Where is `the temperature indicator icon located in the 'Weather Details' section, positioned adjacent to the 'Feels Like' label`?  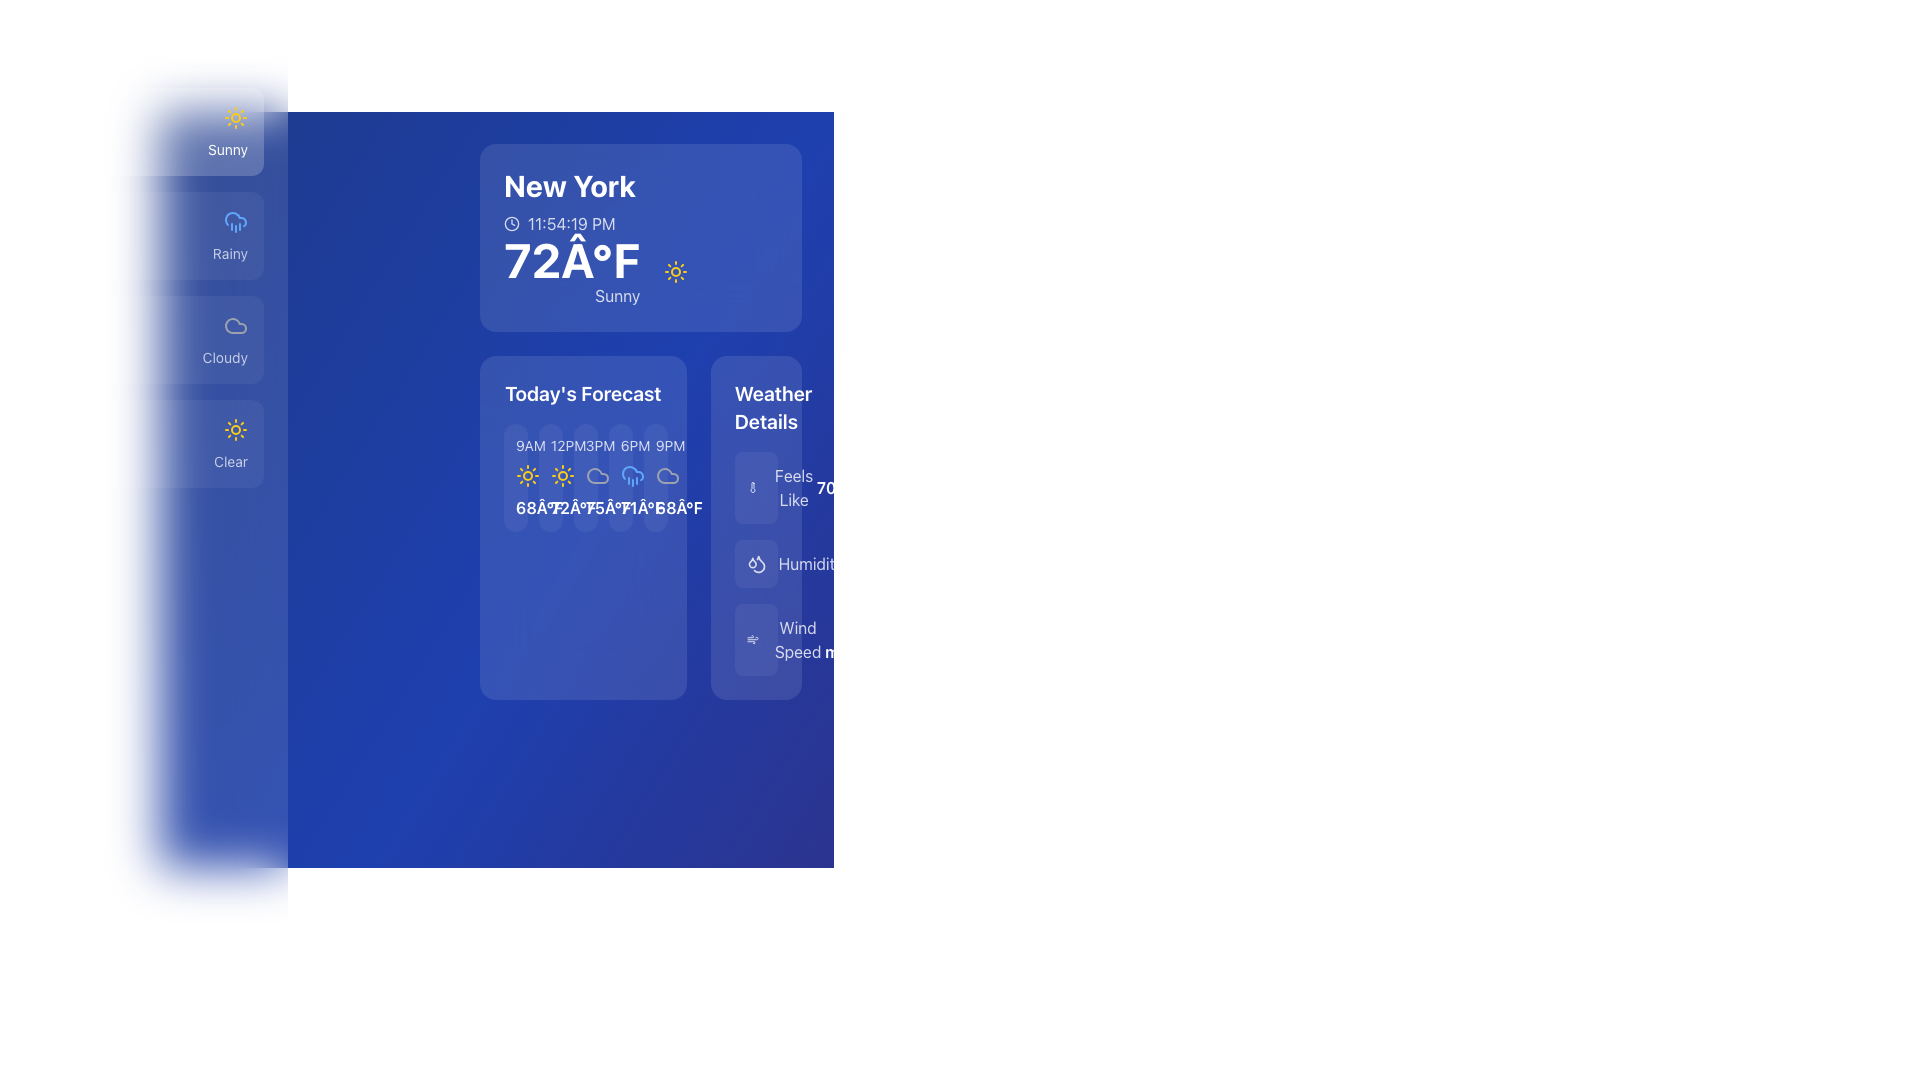 the temperature indicator icon located in the 'Weather Details' section, positioned adjacent to the 'Feels Like' label is located at coordinates (752, 488).